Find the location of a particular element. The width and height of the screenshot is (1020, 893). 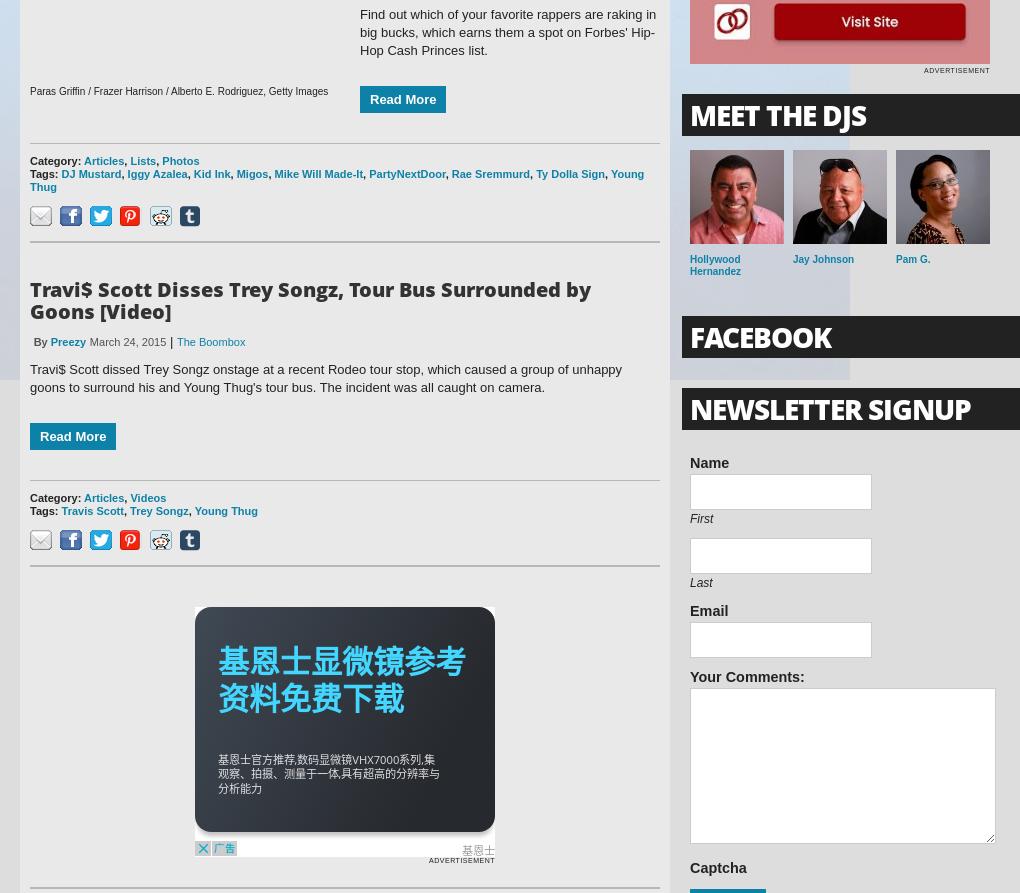

'March 24, 2015' is located at coordinates (126, 342).